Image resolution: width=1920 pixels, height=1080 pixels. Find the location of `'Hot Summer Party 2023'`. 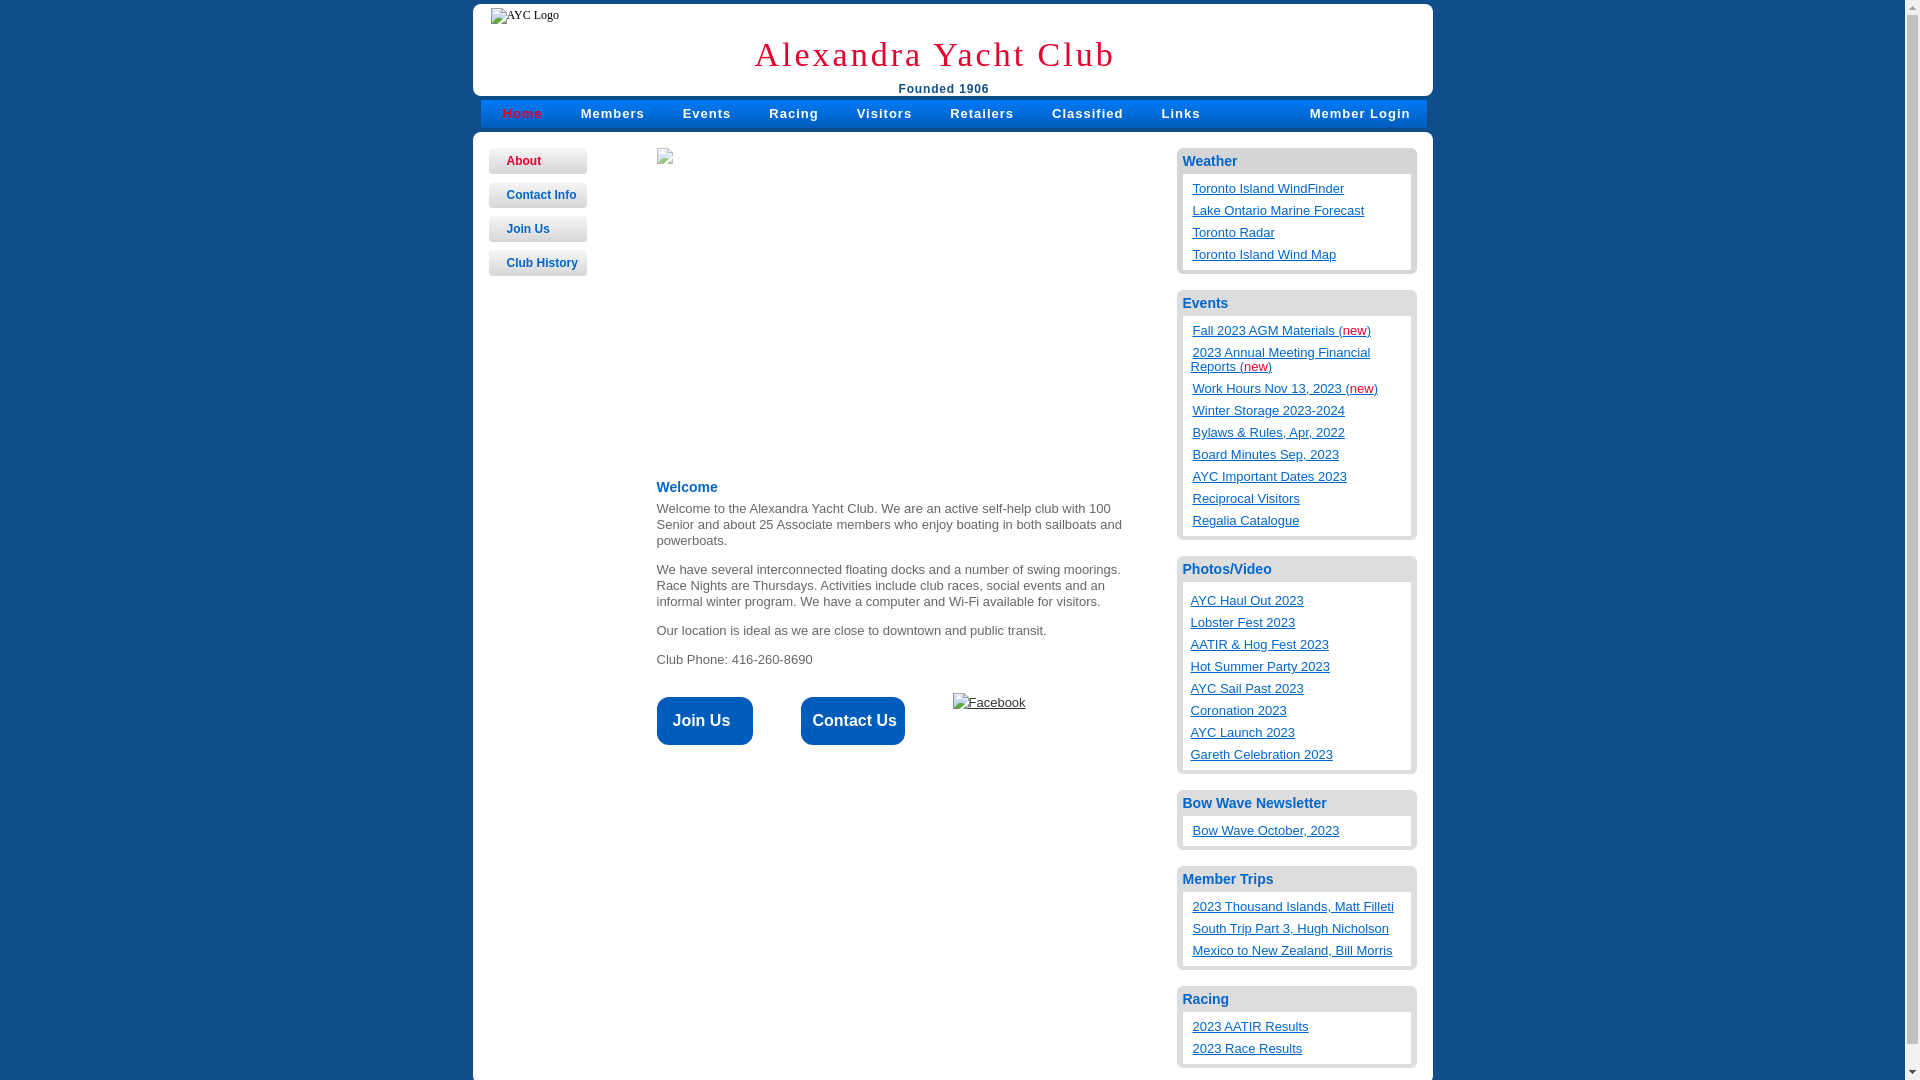

'Hot Summer Party 2023' is located at coordinates (1190, 667).